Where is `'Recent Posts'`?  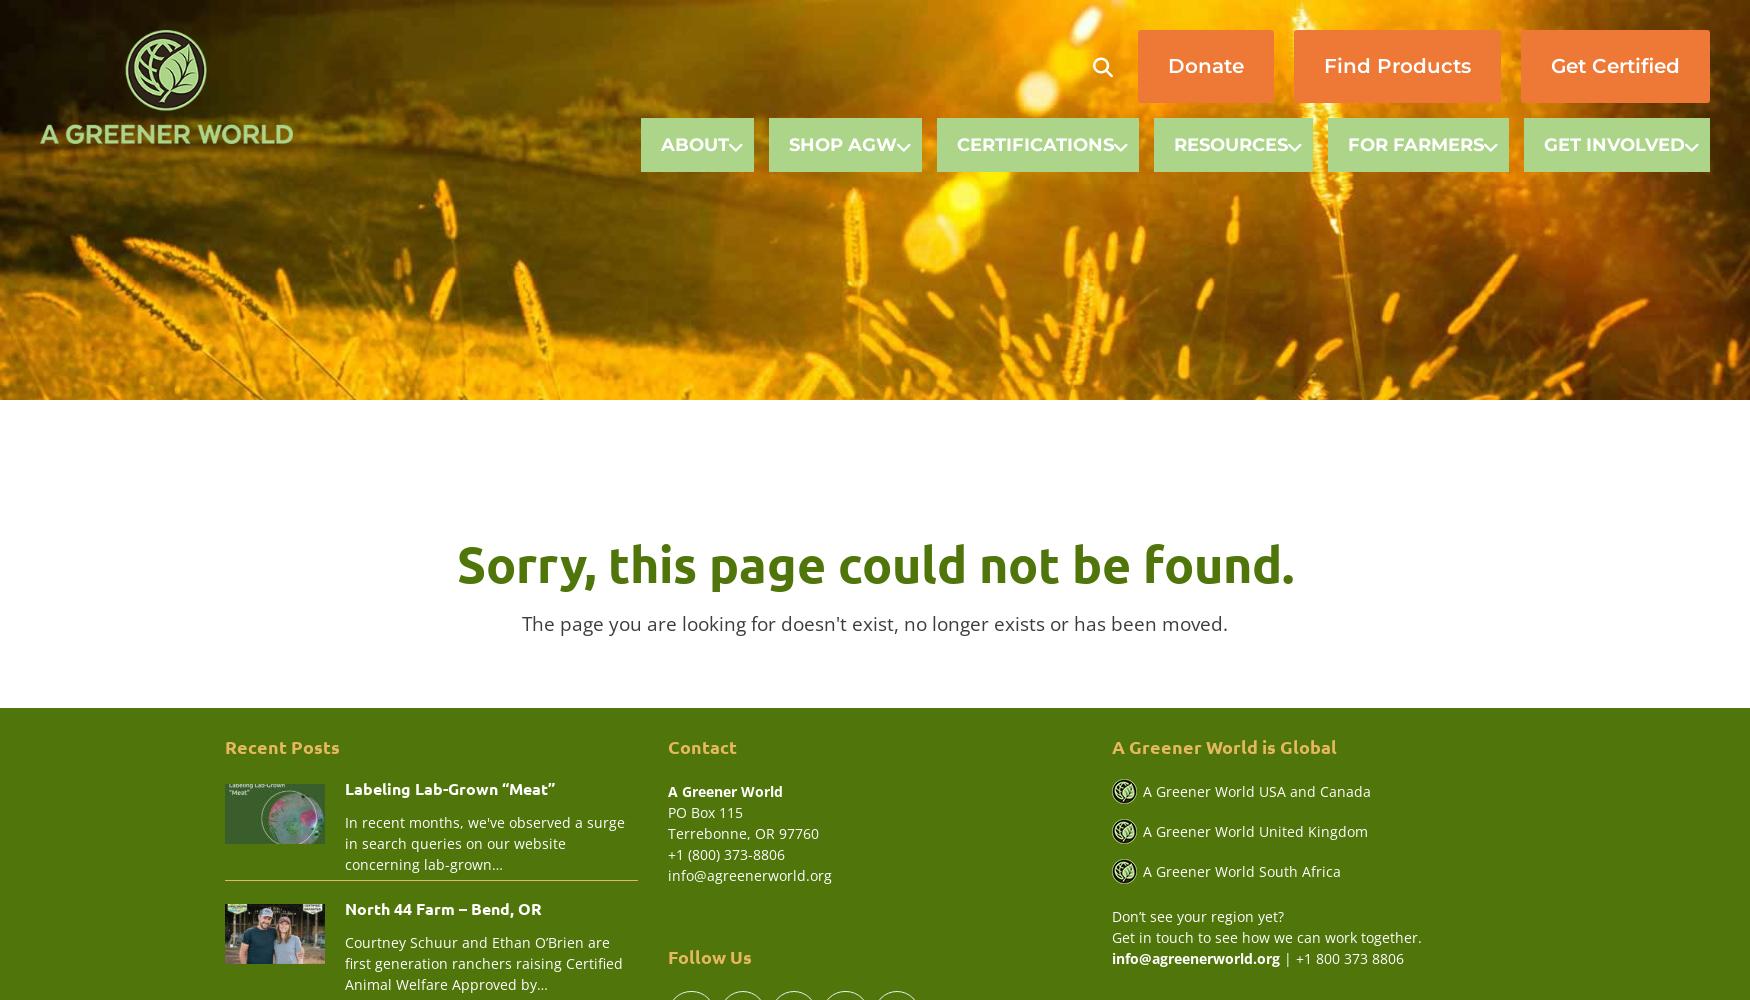
'Recent Posts' is located at coordinates (281, 744).